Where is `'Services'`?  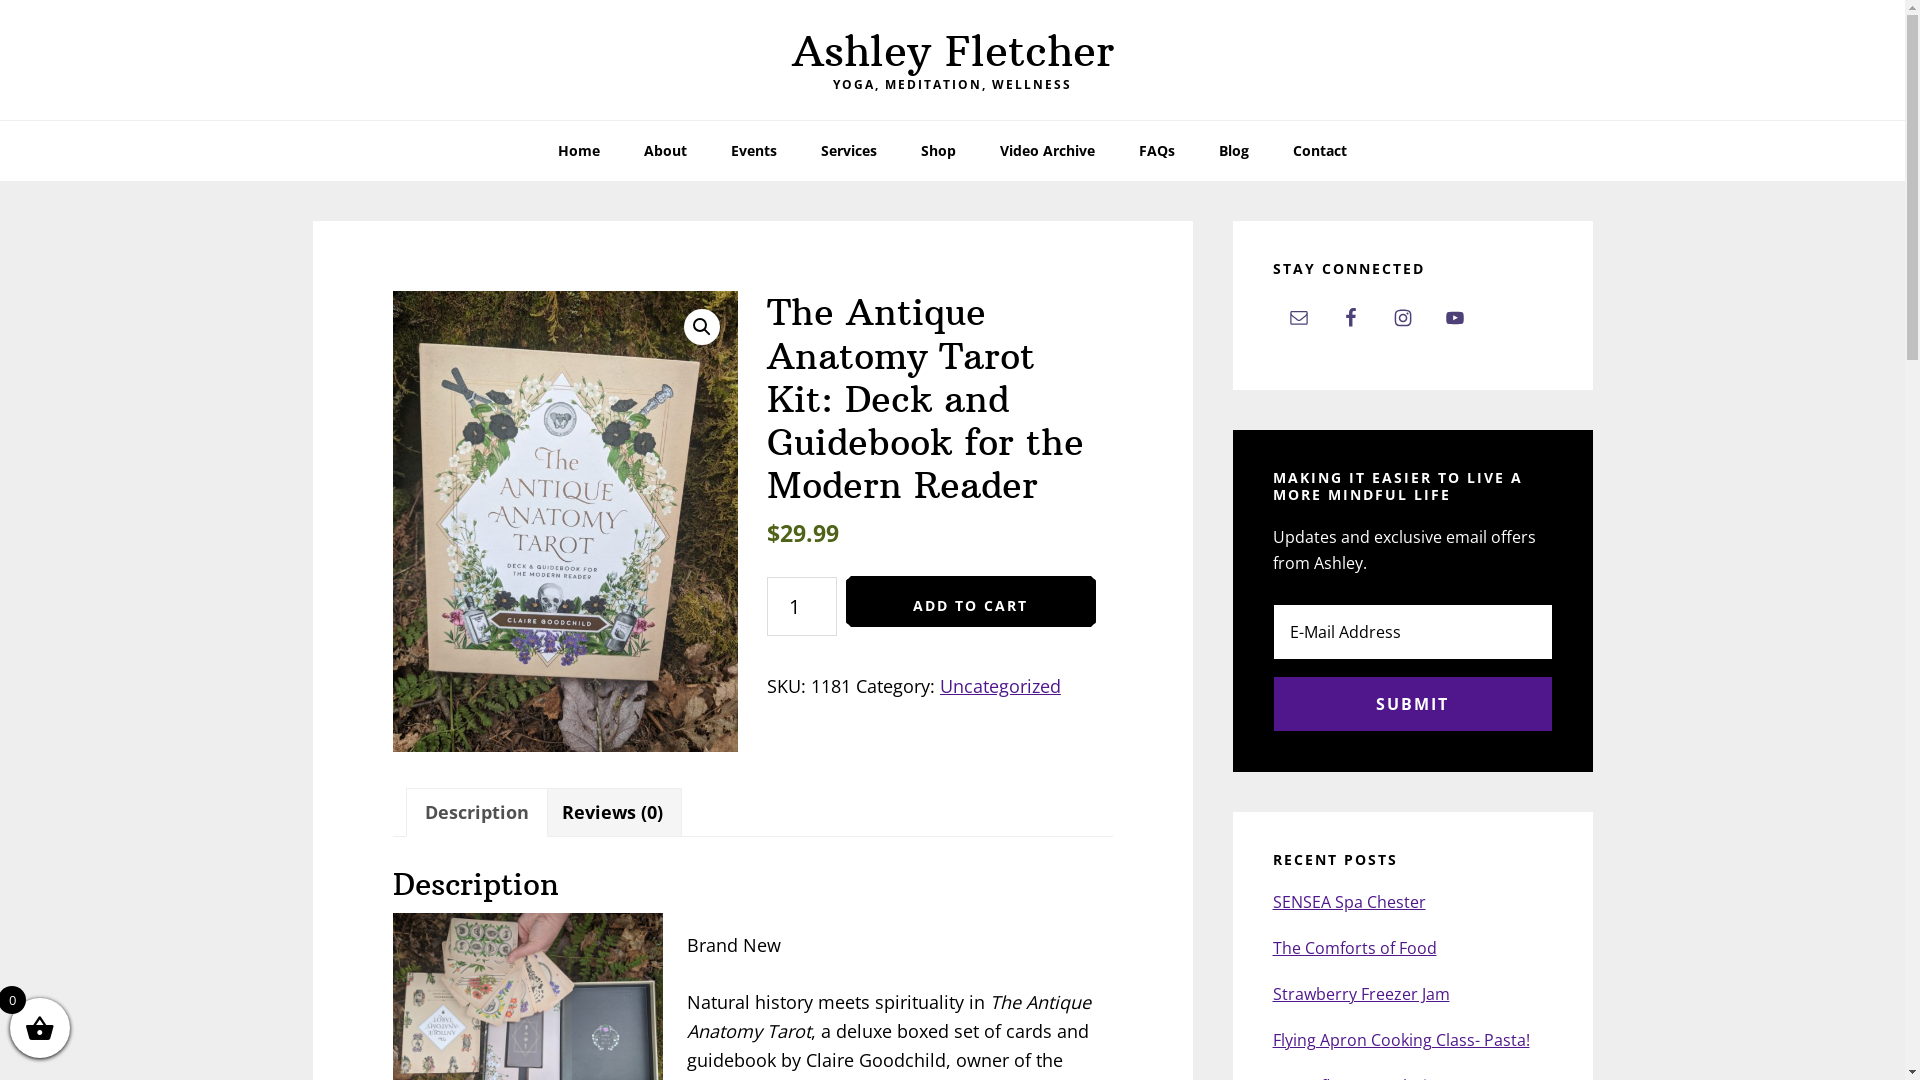 'Services' is located at coordinates (849, 149).